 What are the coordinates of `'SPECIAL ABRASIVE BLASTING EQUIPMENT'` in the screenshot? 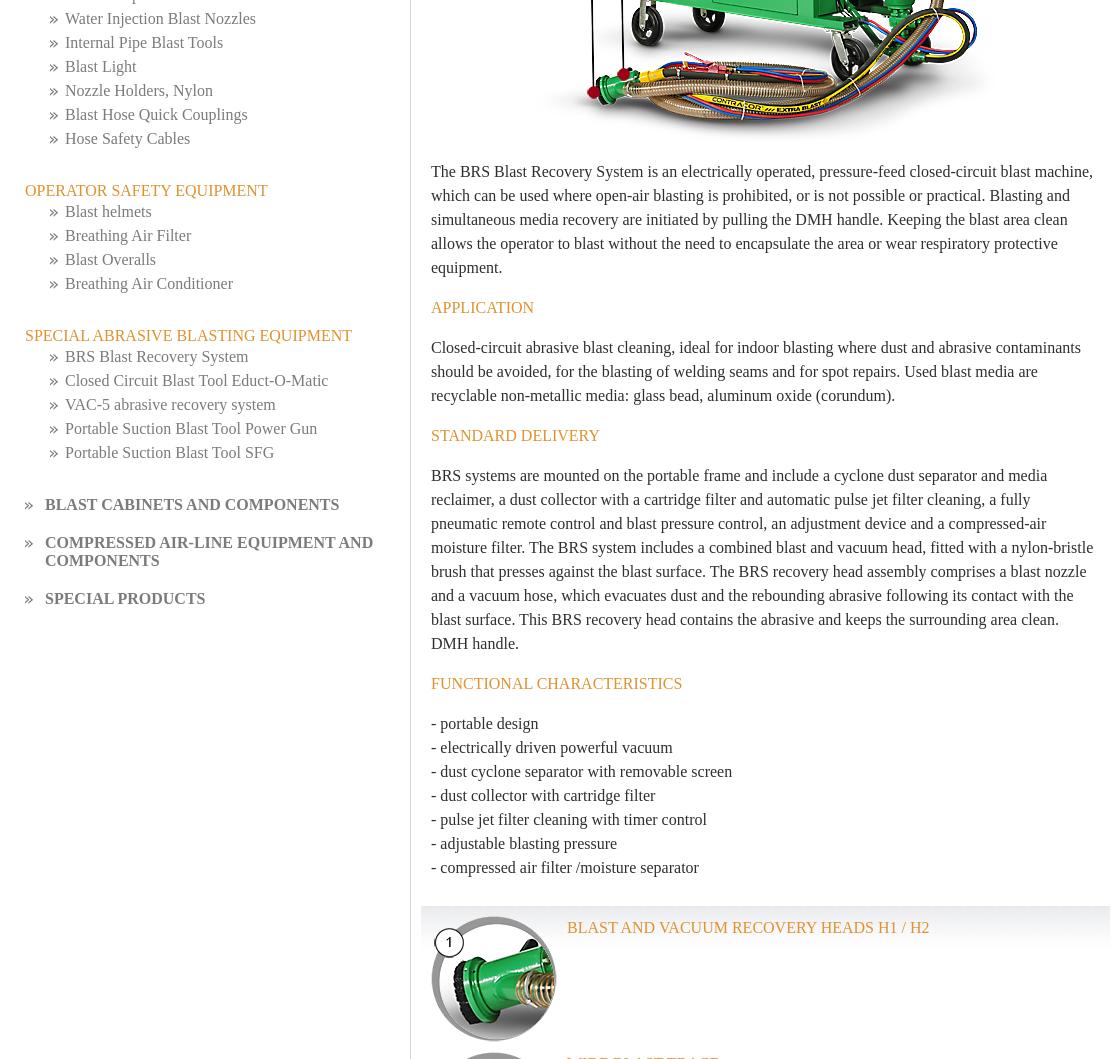 It's located at (24, 334).